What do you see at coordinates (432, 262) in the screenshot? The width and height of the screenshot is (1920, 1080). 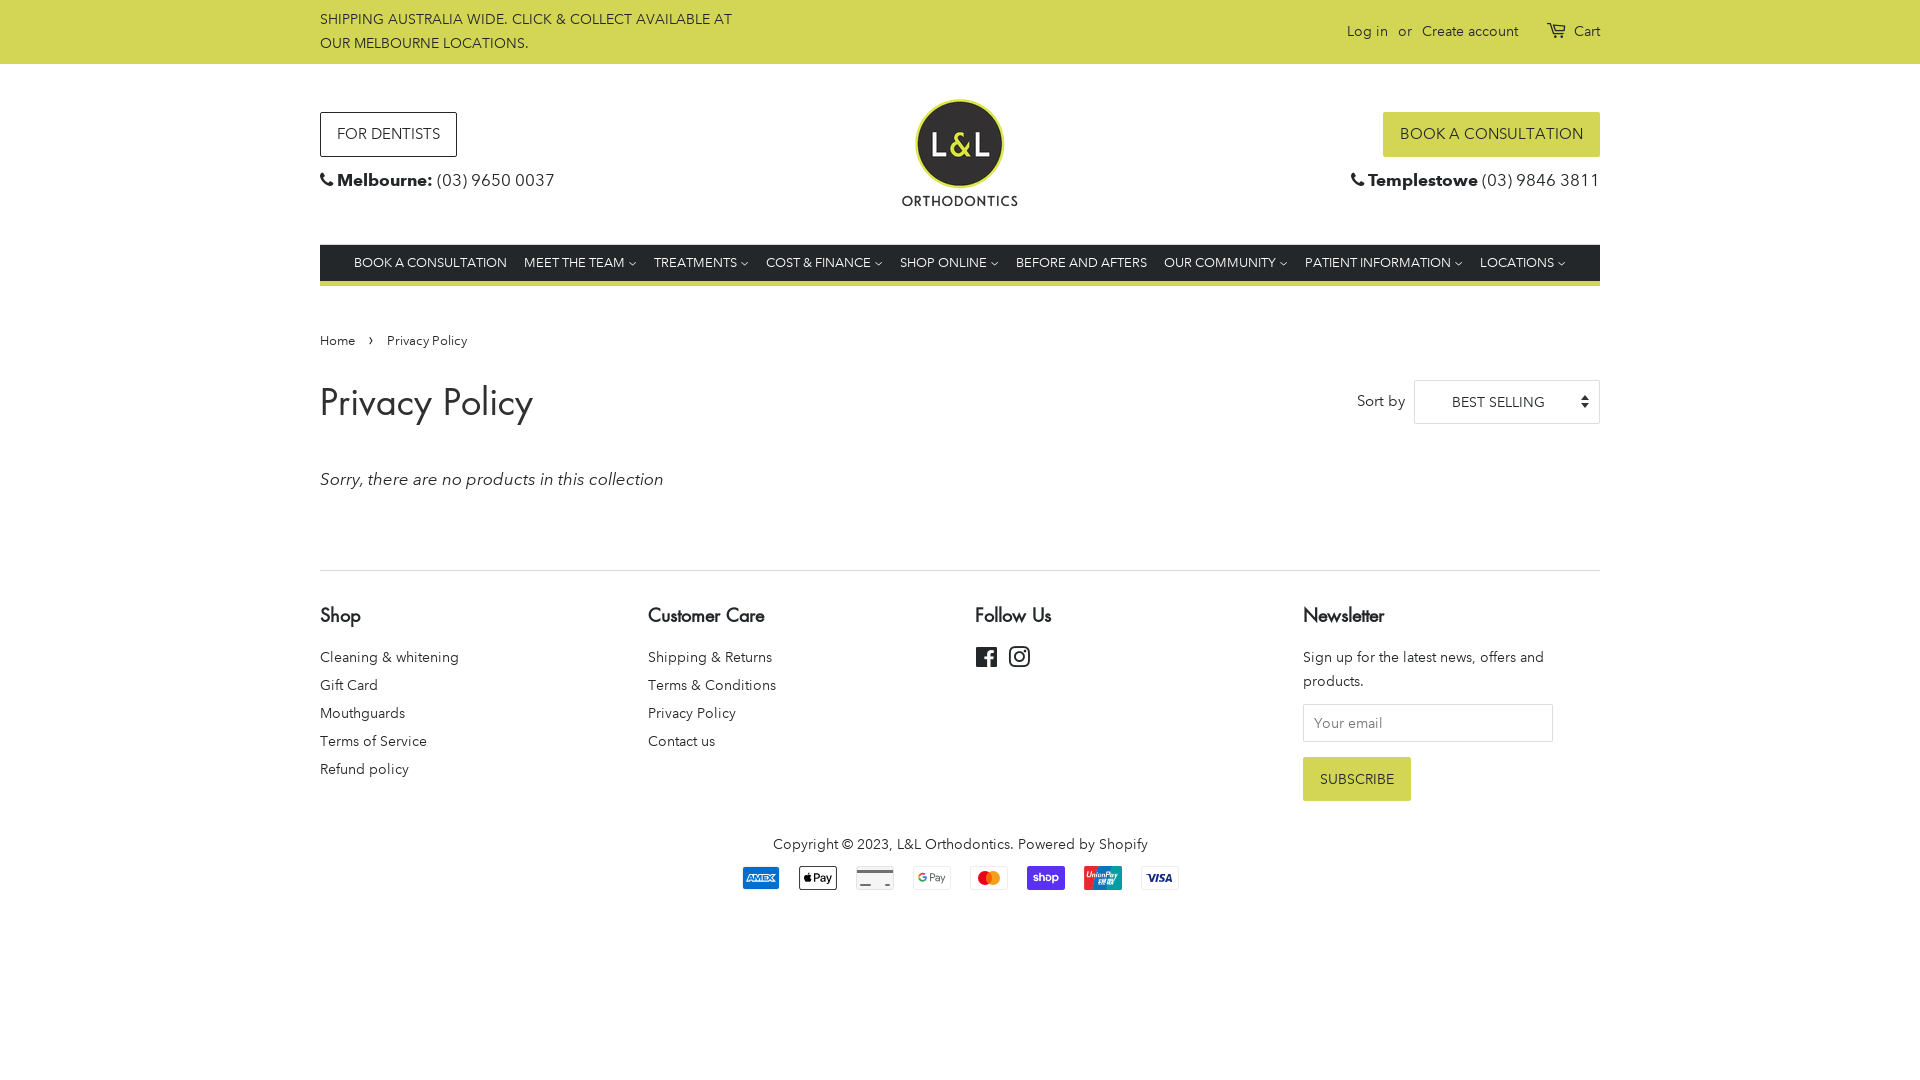 I see `'BOOK A CONSULTATION'` at bounding box center [432, 262].